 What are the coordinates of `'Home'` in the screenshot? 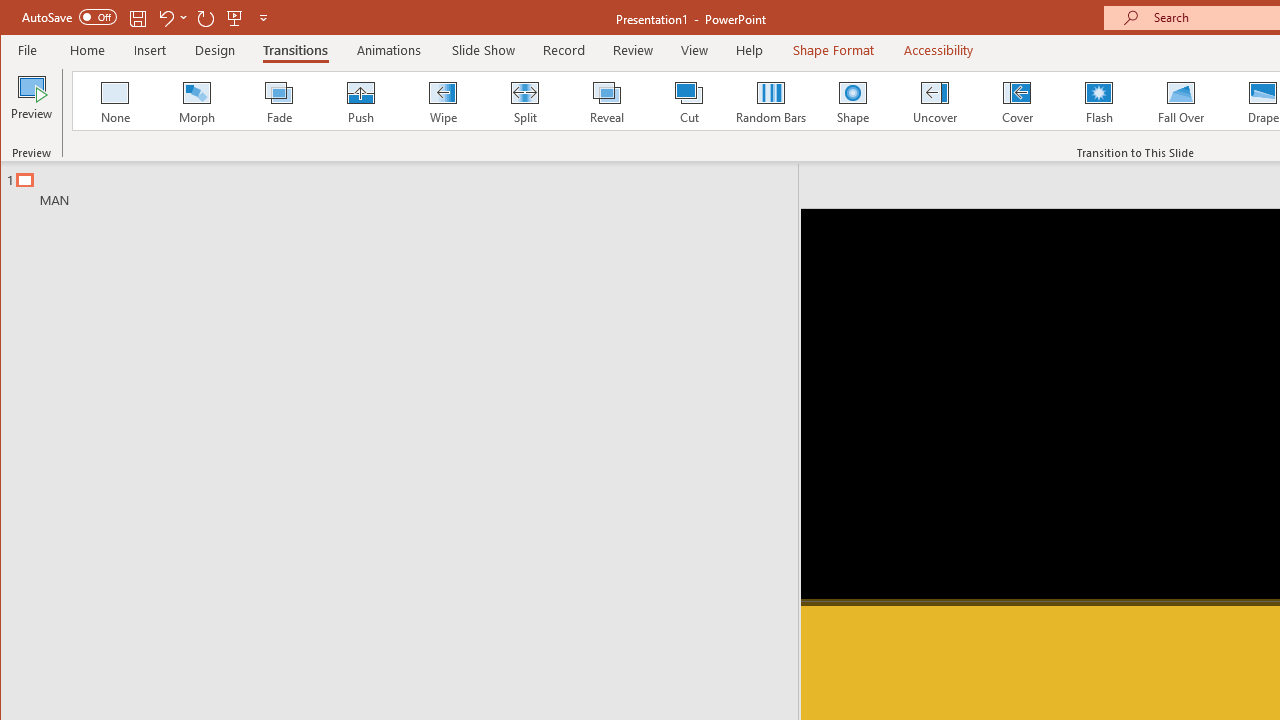 It's located at (86, 49).